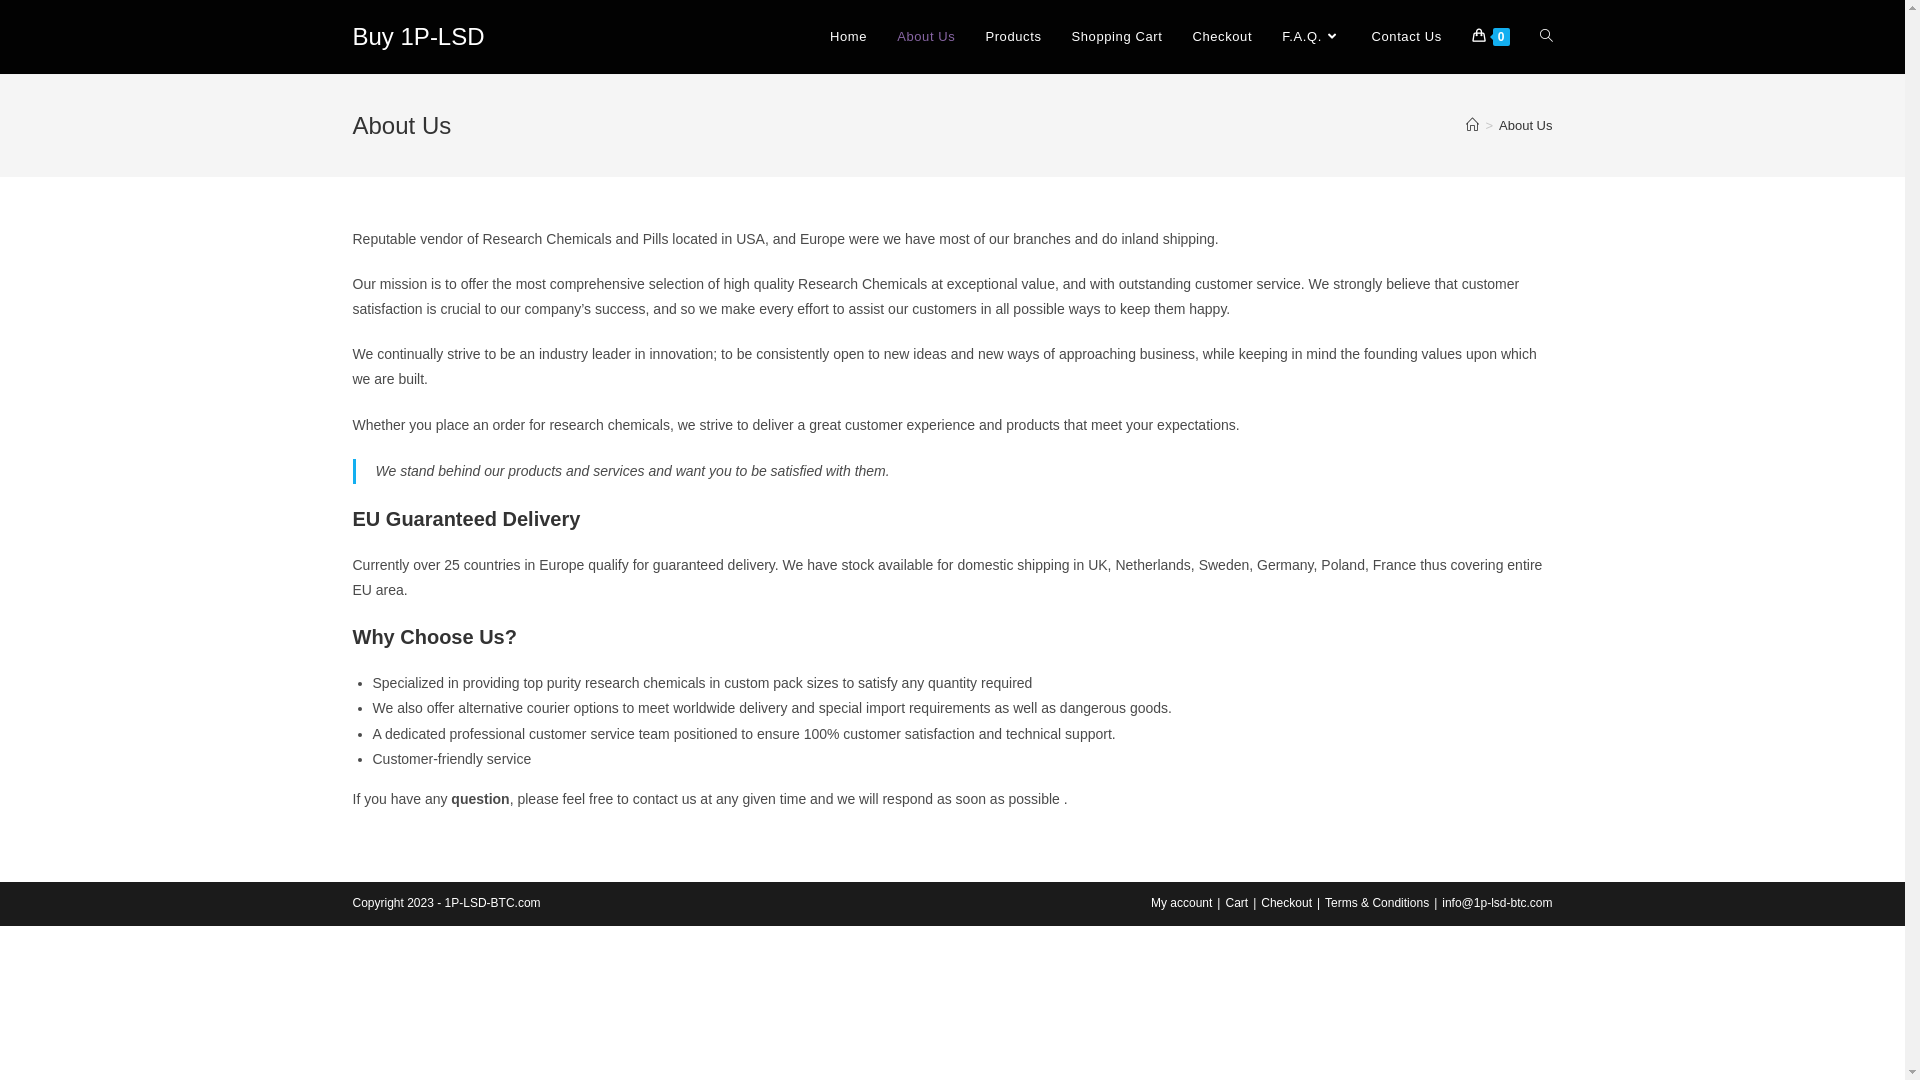 This screenshot has width=1920, height=1080. I want to click on 'Cart', so click(1223, 902).